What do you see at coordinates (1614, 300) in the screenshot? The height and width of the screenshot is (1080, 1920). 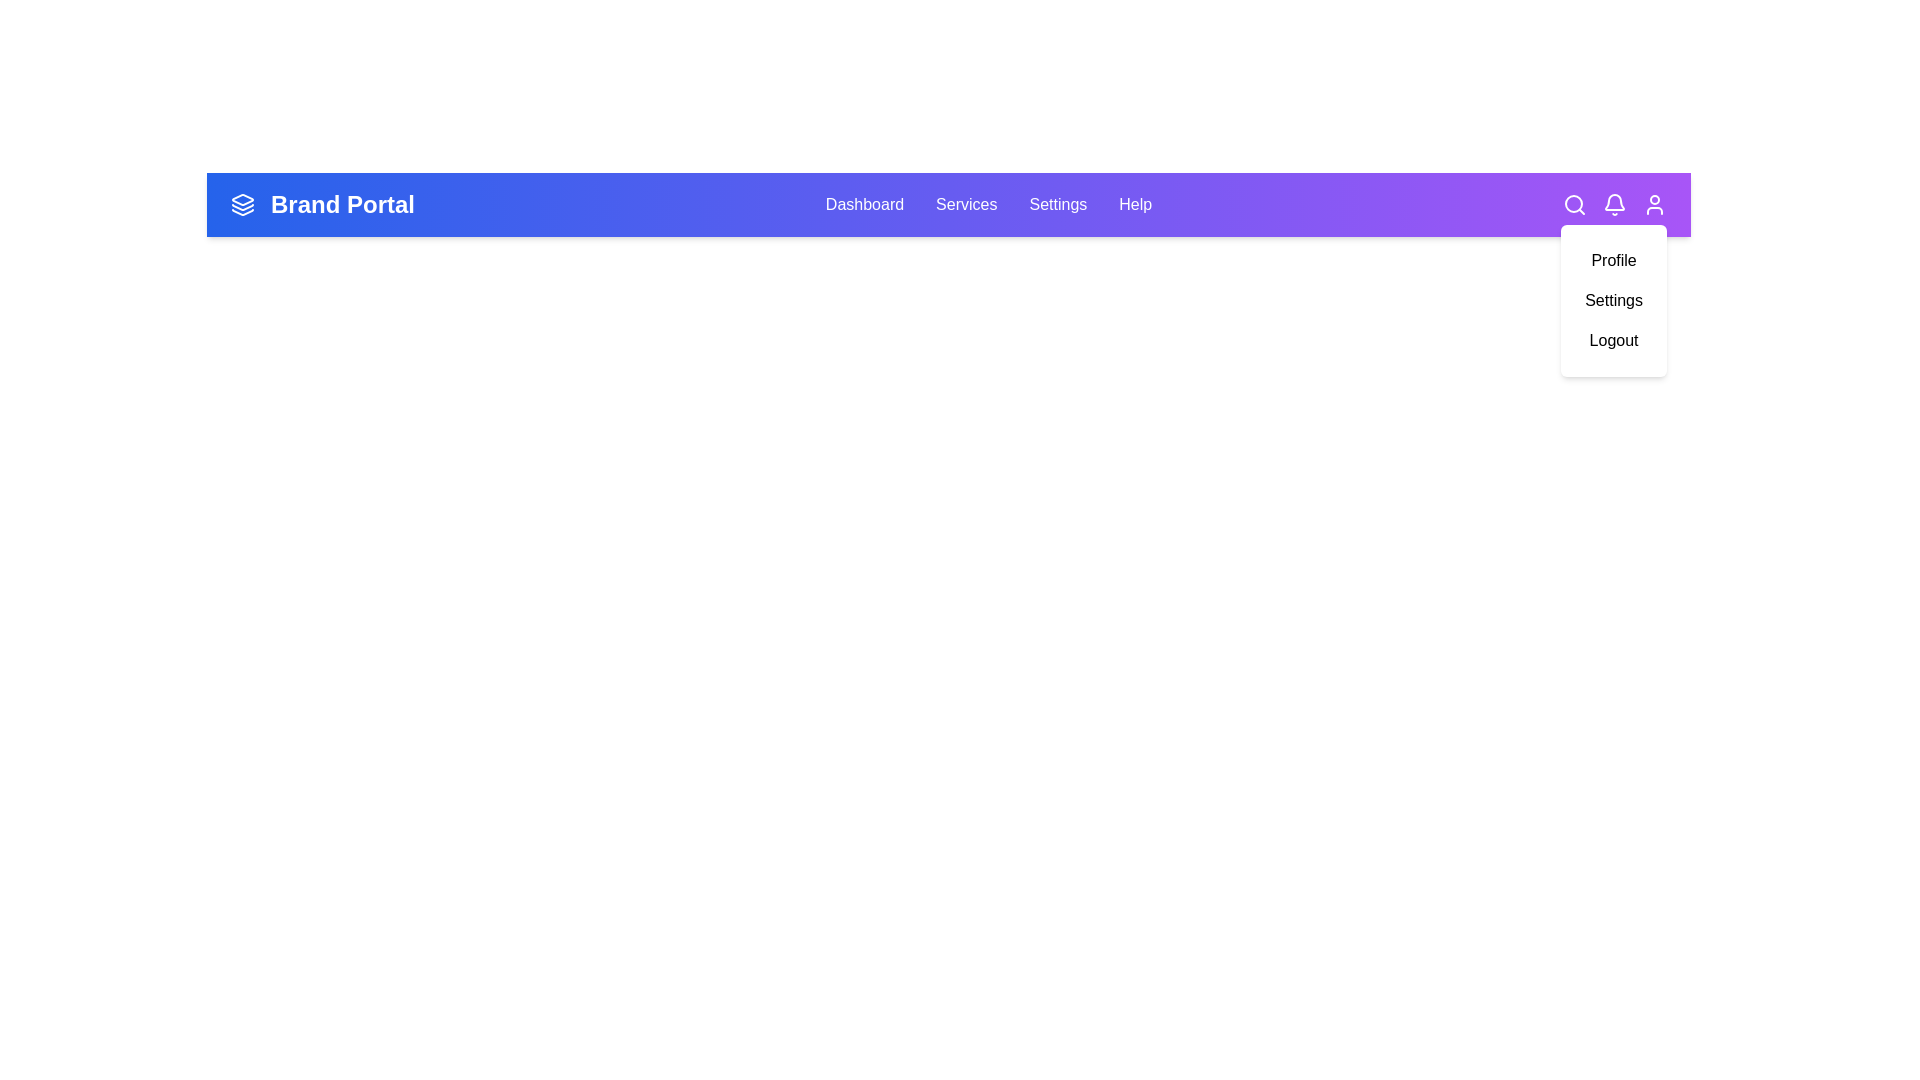 I see `the second item in the vertical dropdown menu, located below 'Profile' and above 'Logout'` at bounding box center [1614, 300].